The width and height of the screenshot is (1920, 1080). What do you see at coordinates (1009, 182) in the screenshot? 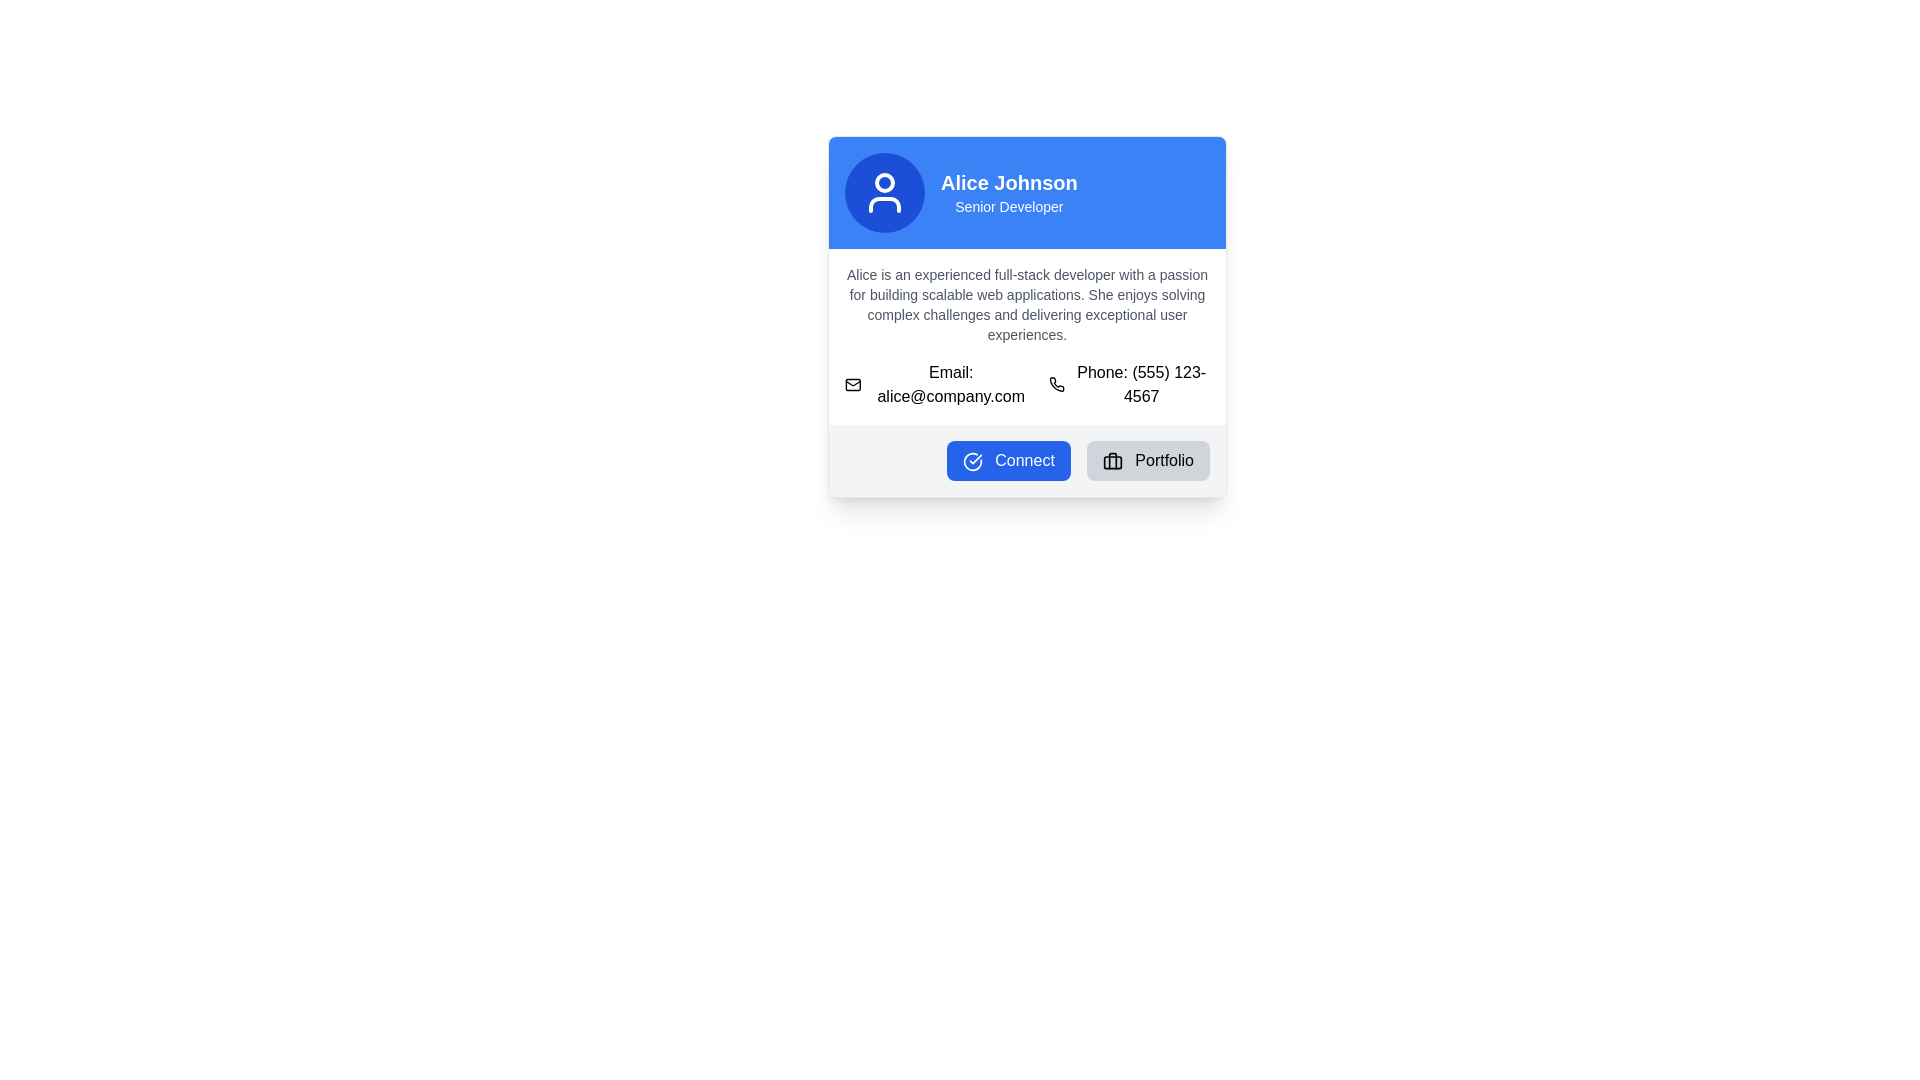
I see `label displaying the name 'Alice Johnson' located in the top section of the card interface, below the user profile icon and above the text 'Senior Developer'` at bounding box center [1009, 182].